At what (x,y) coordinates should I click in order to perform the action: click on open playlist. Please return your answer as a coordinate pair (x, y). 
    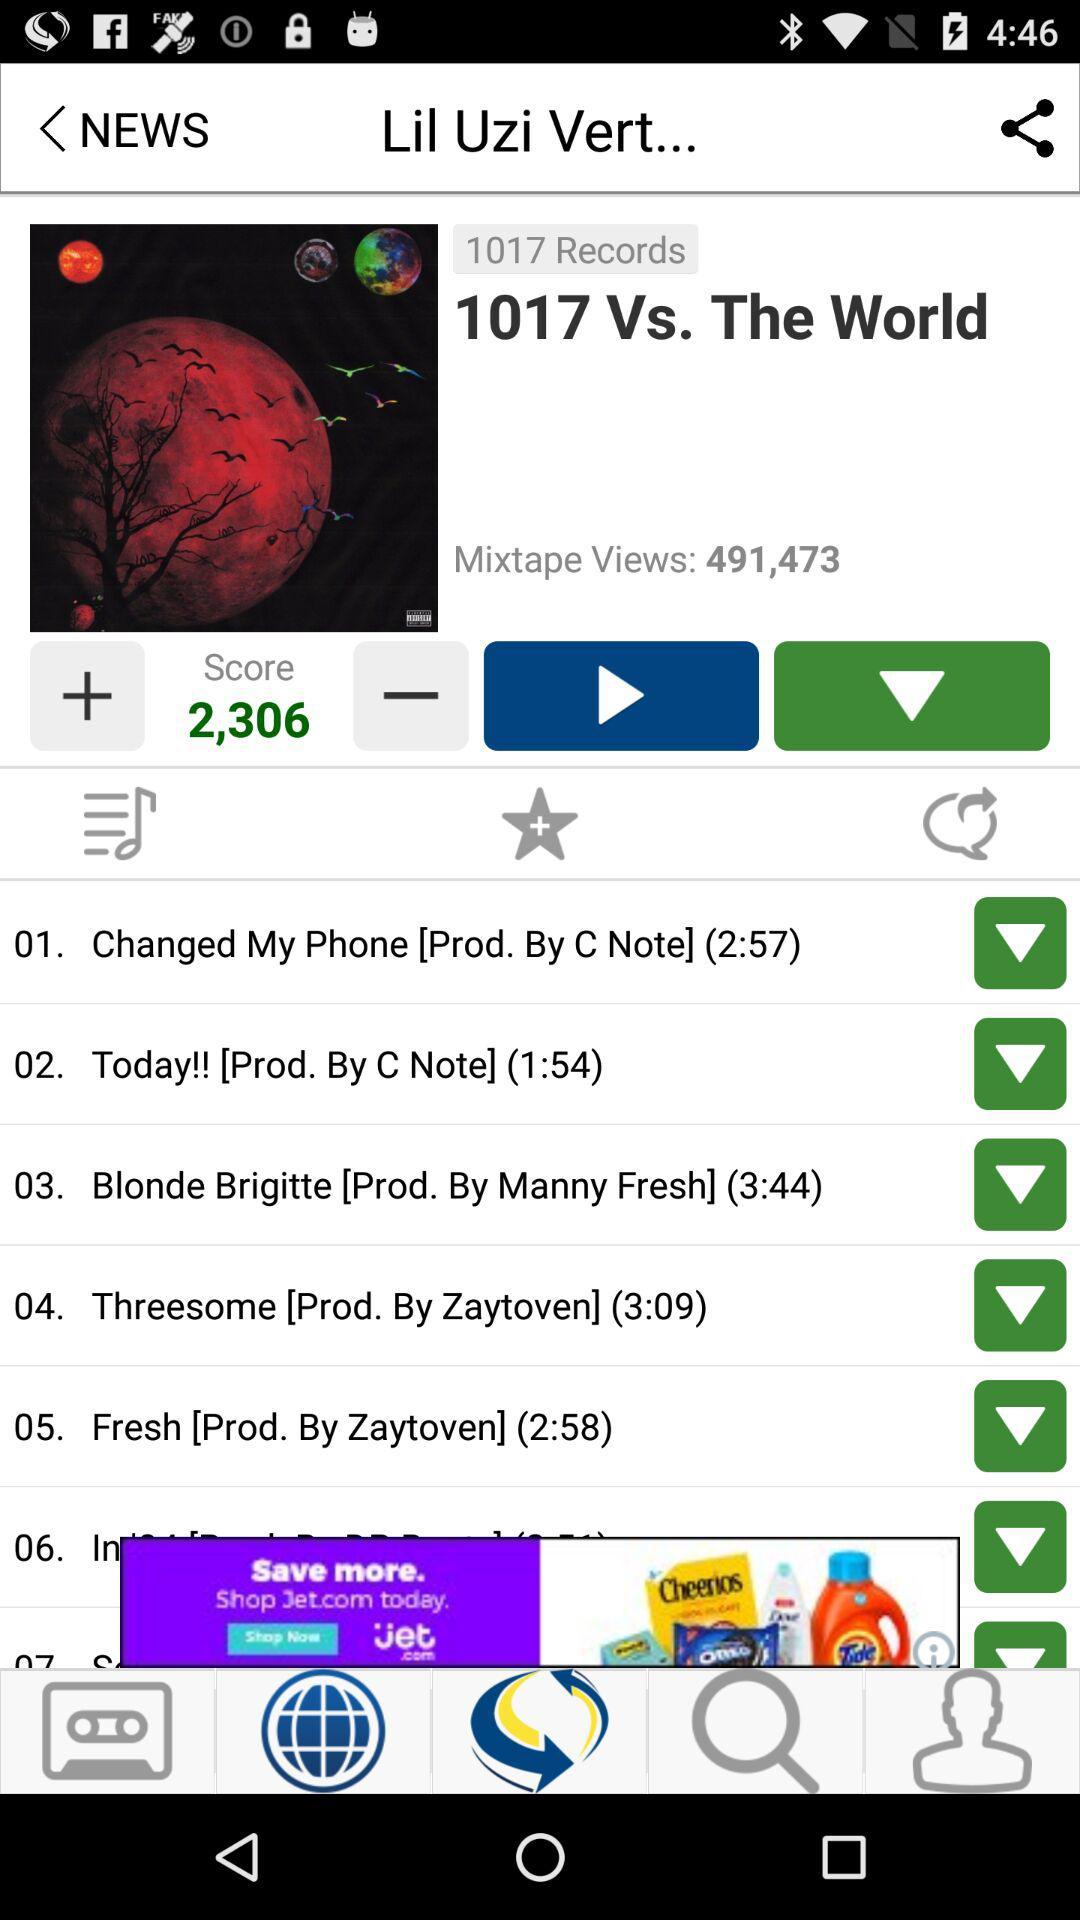
    Looking at the image, I should click on (119, 823).